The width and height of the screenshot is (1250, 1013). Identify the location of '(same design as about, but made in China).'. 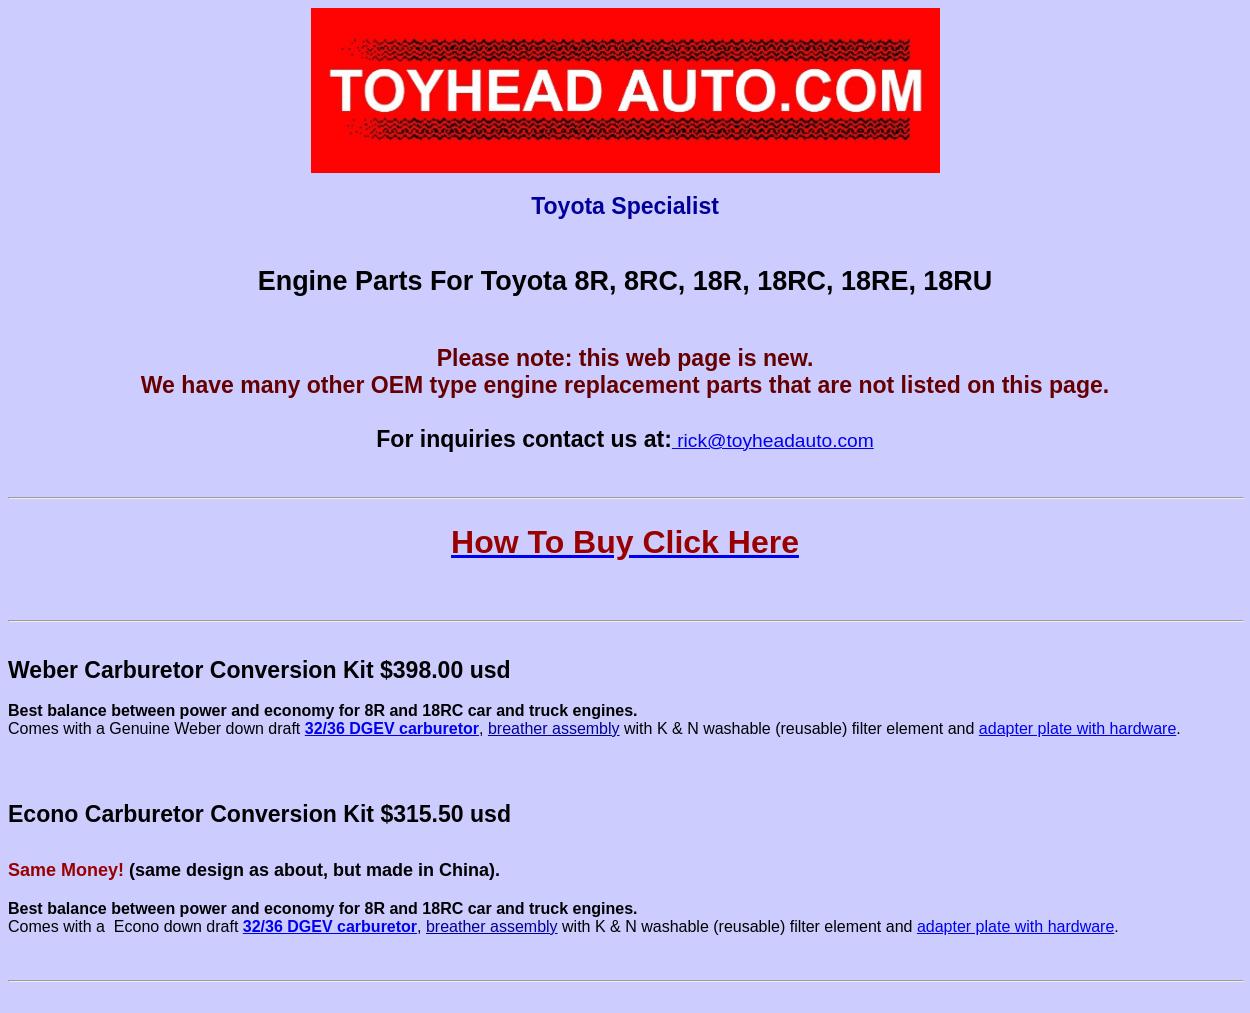
(312, 868).